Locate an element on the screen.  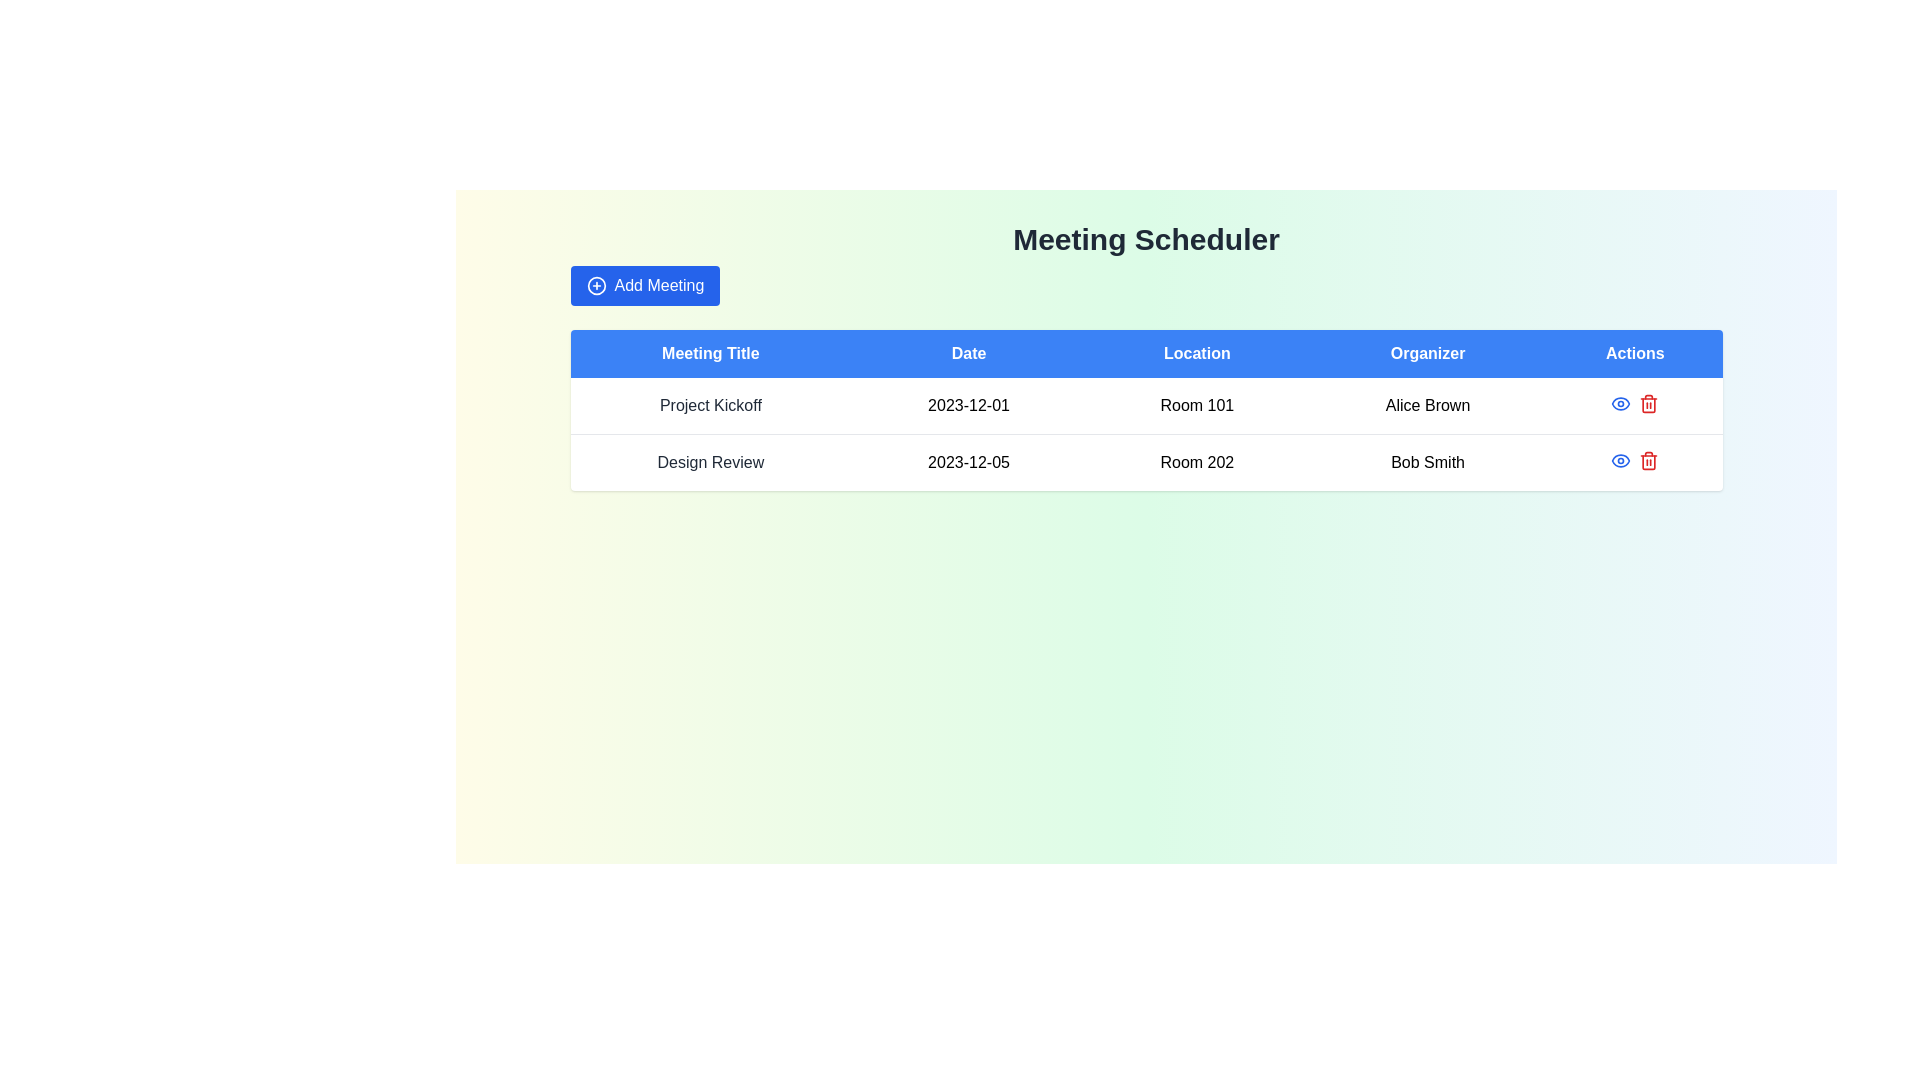
the trash can icon in the 'Actions' column of the second row is located at coordinates (1649, 462).